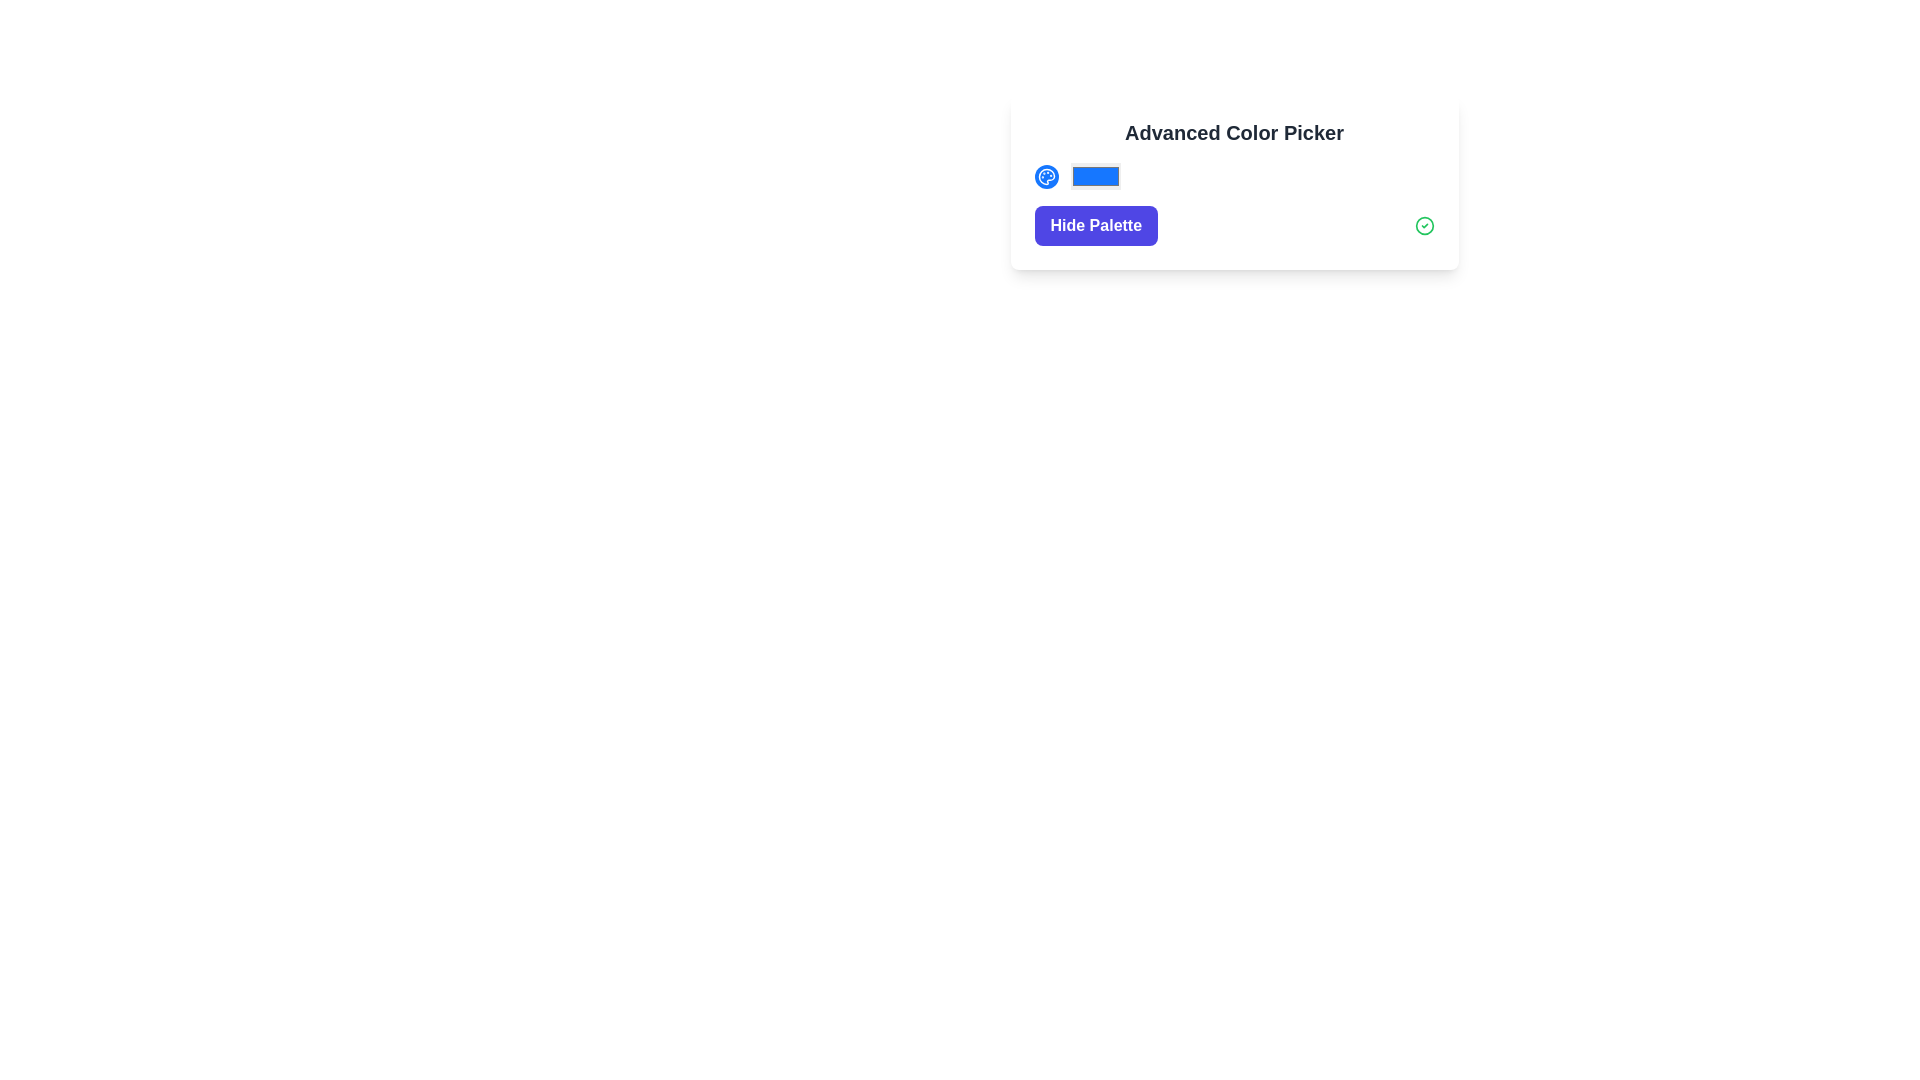 Image resolution: width=1920 pixels, height=1080 pixels. I want to click on the green circular border icon with a white background located in the Advanced Color Picker interface, adjacent to a red-bordered icon, so click(1423, 225).